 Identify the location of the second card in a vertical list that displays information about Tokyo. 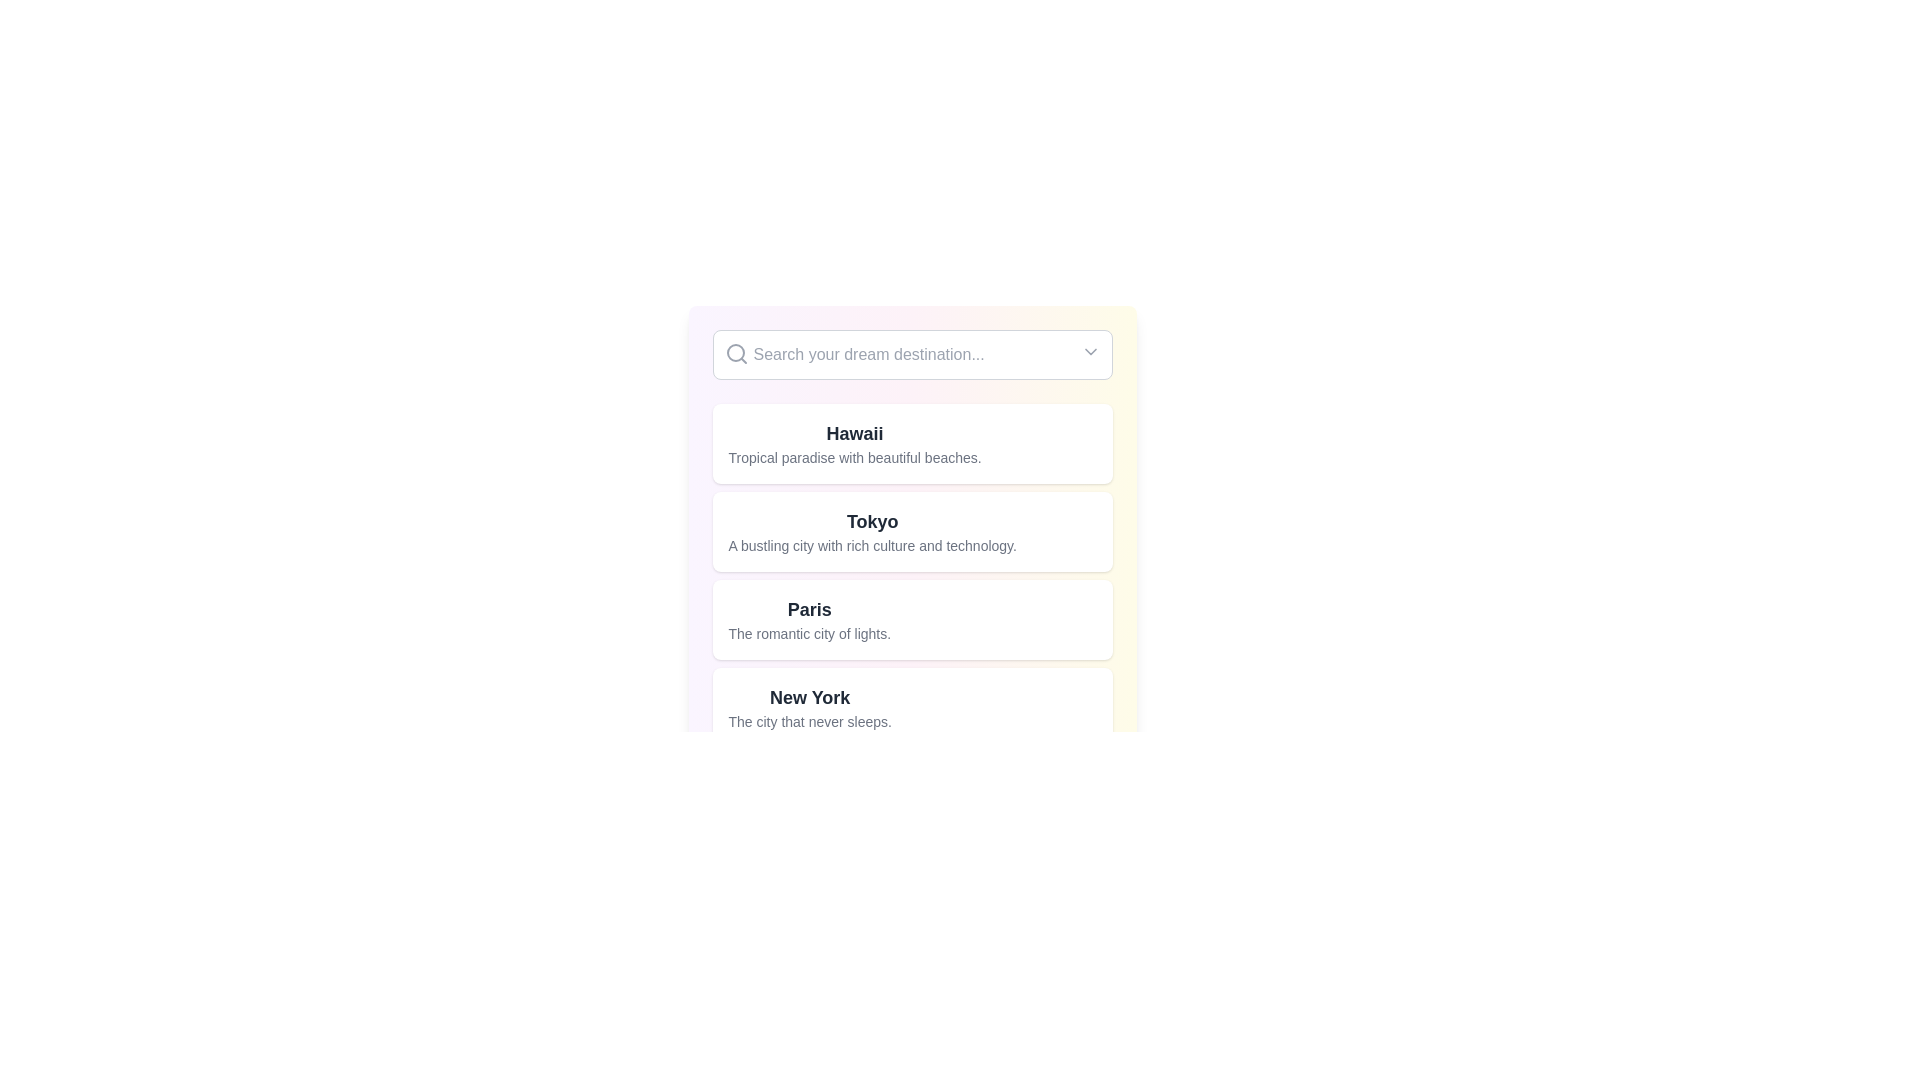
(911, 538).